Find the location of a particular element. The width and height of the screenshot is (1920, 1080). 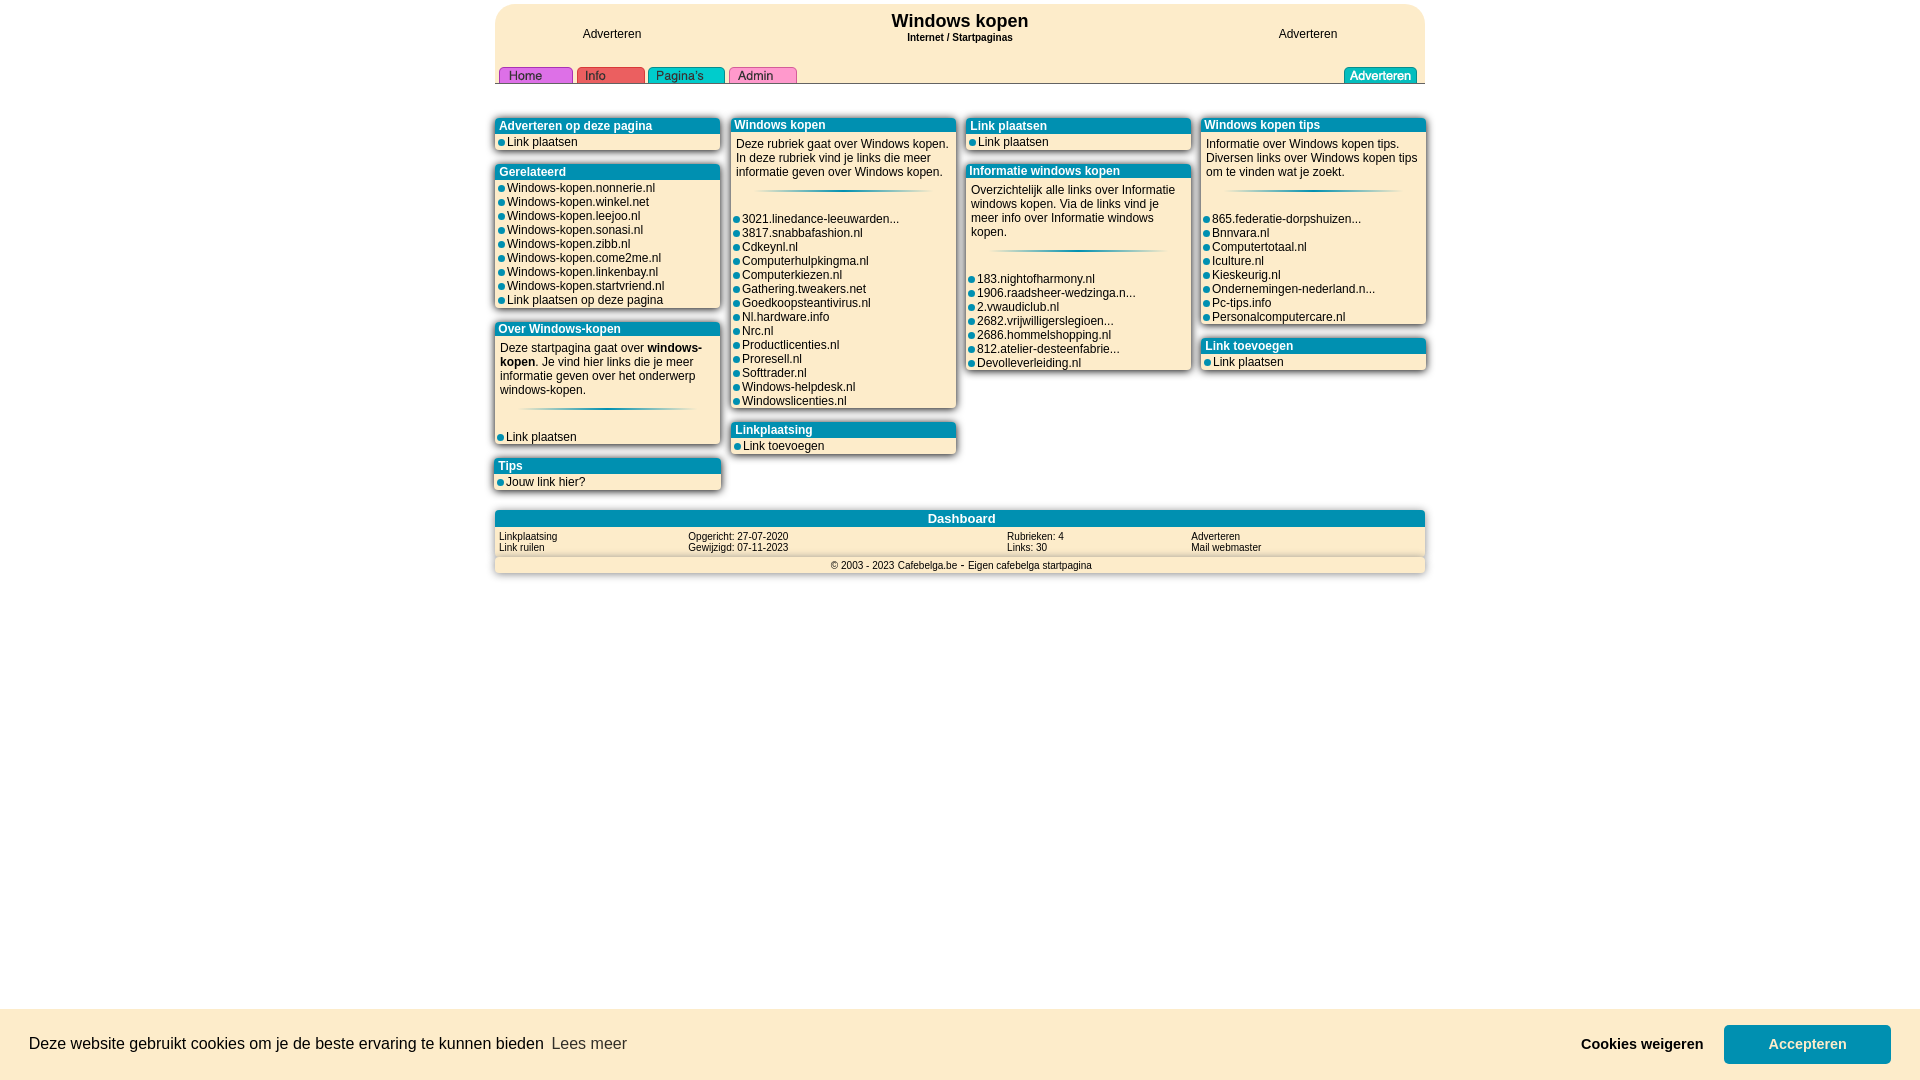

'812.atelier-desteenfabrie...' is located at coordinates (1047, 347).